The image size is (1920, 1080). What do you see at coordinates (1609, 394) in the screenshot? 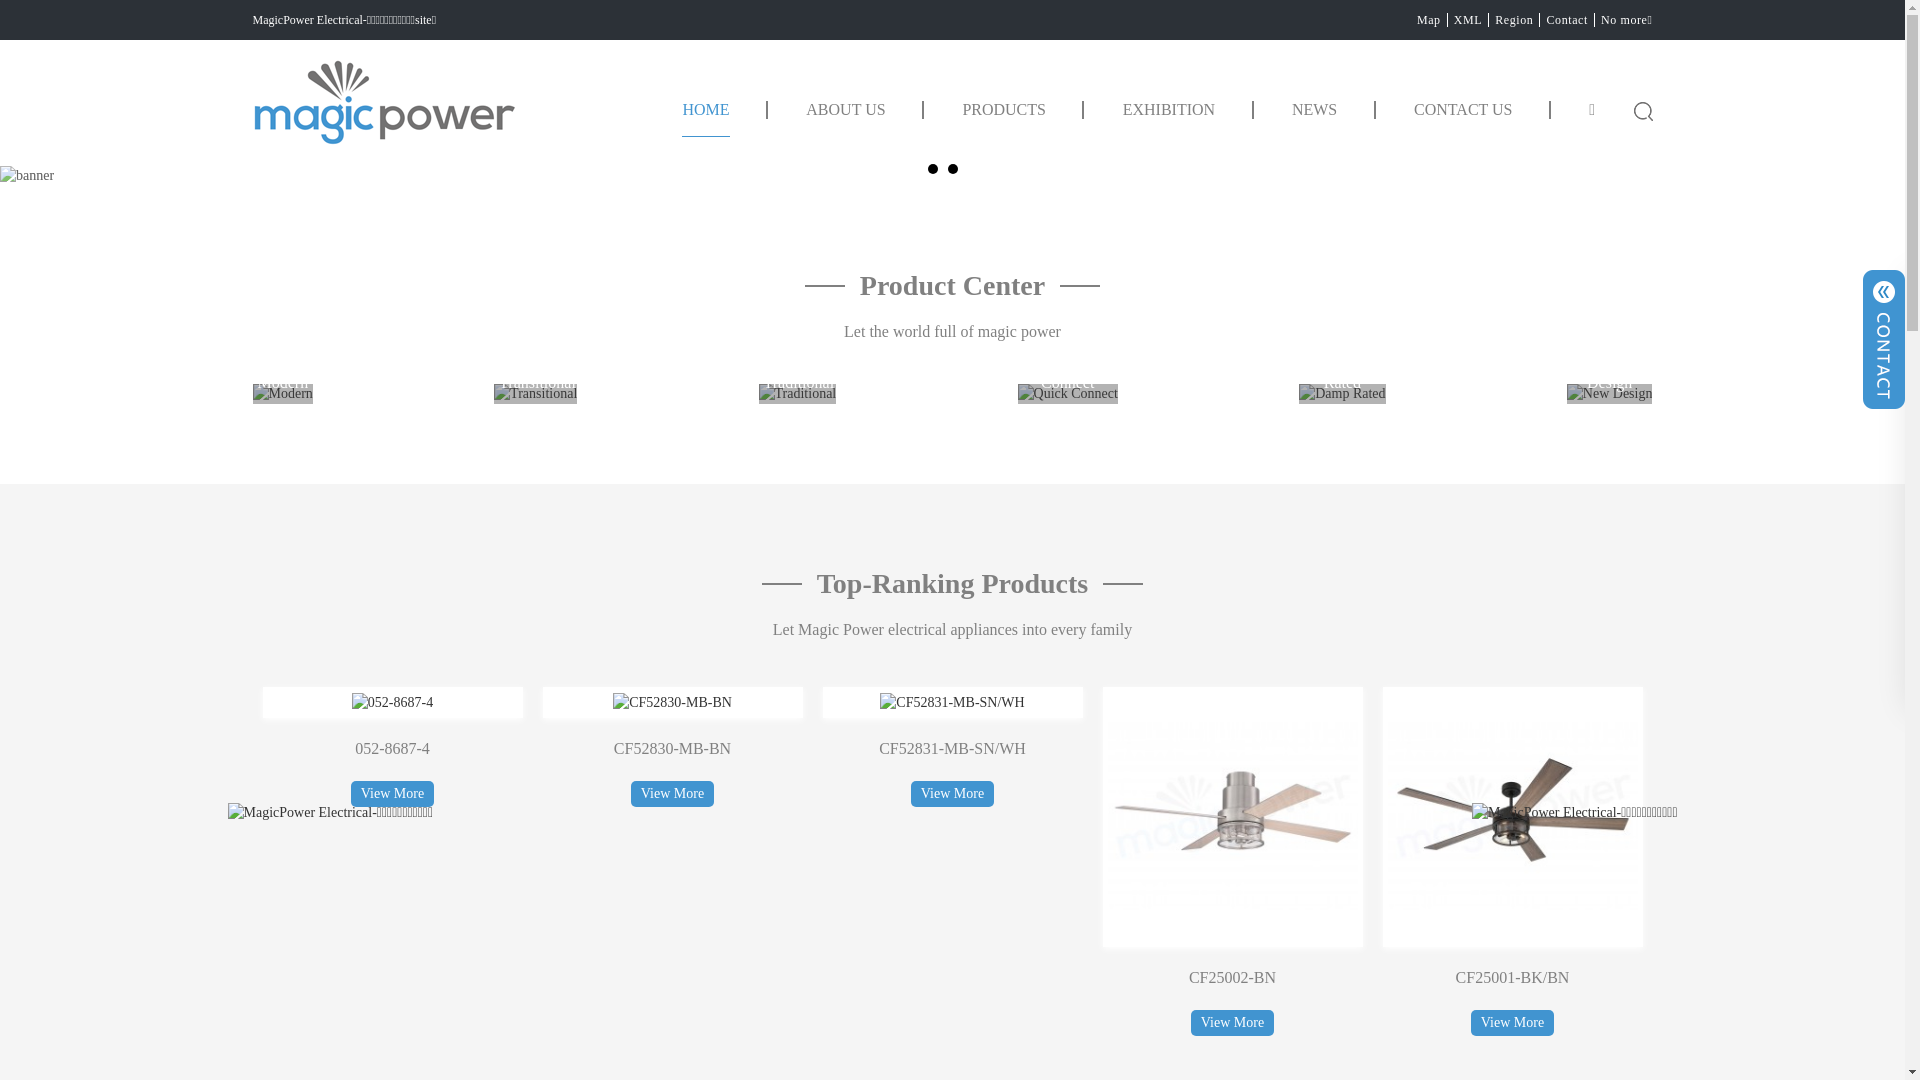
I see `'New Design'` at bounding box center [1609, 394].